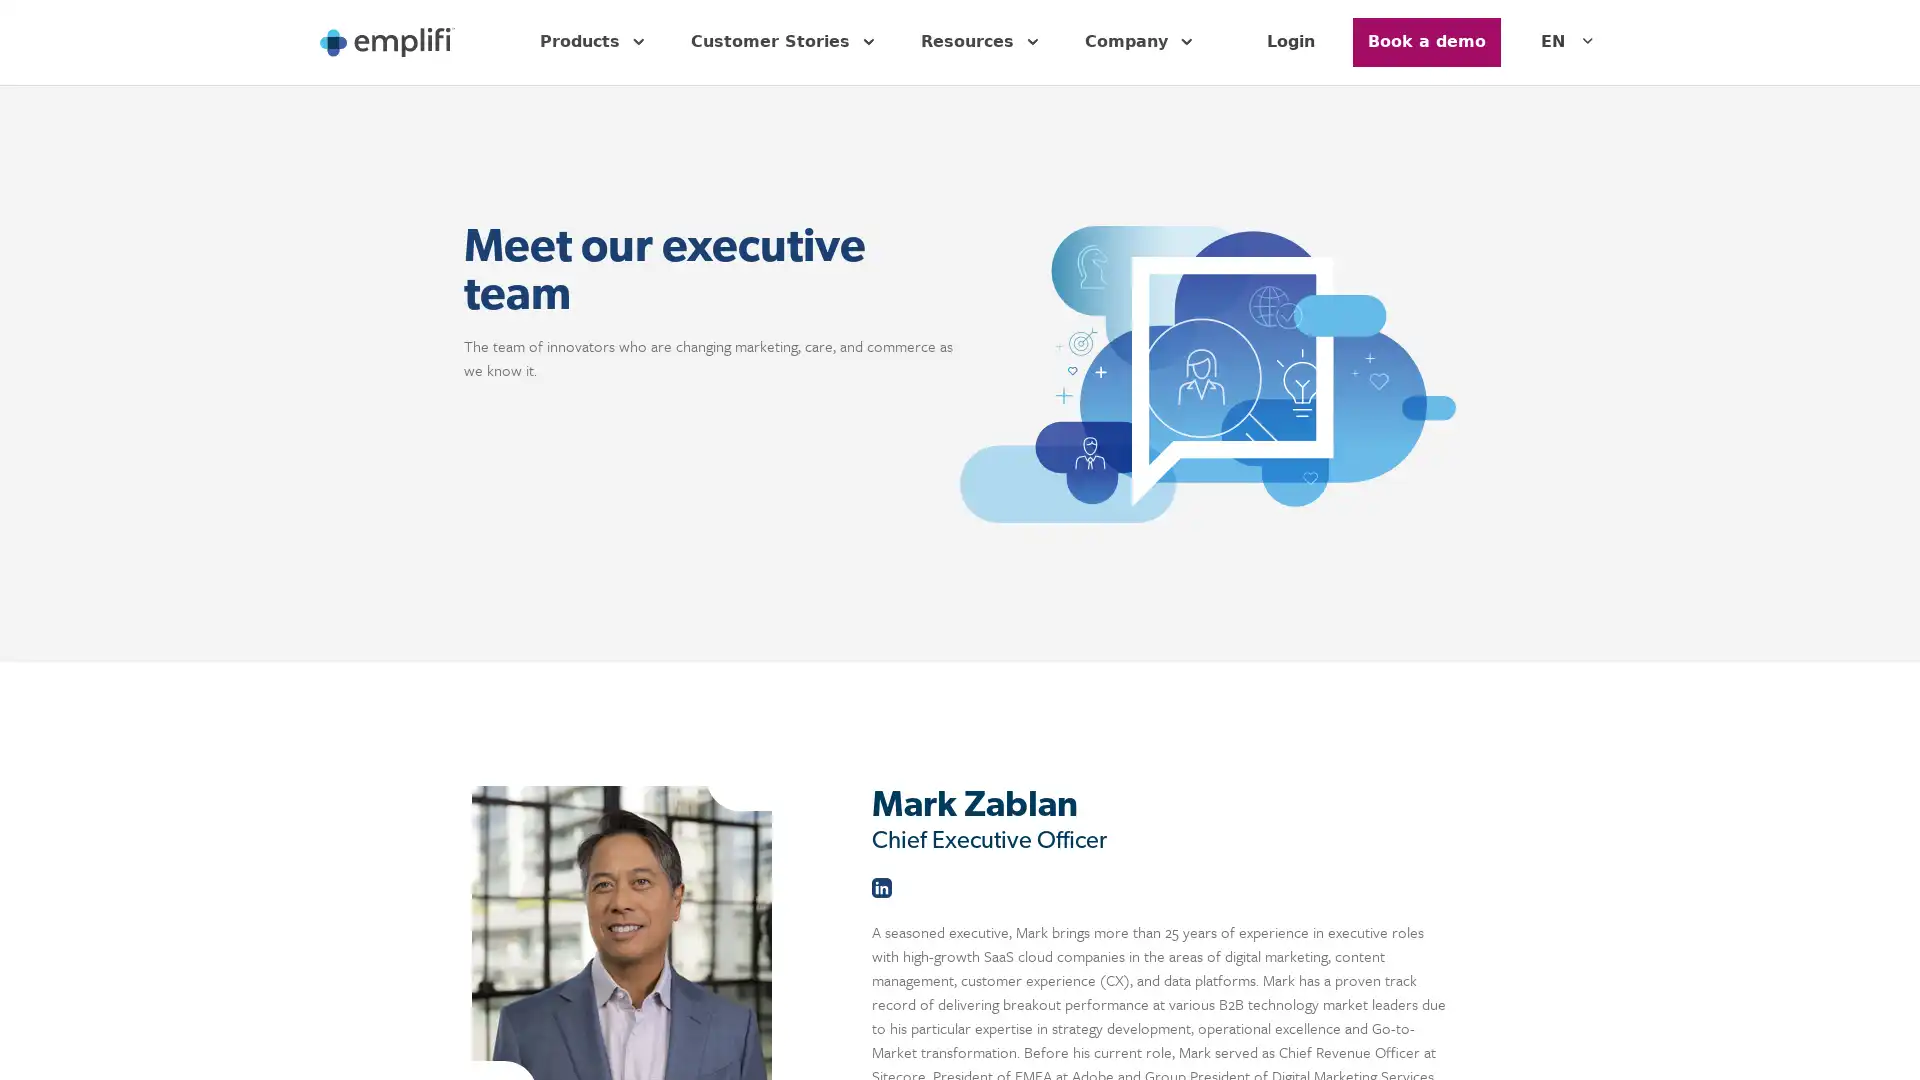  I want to click on Company, so click(1142, 42).